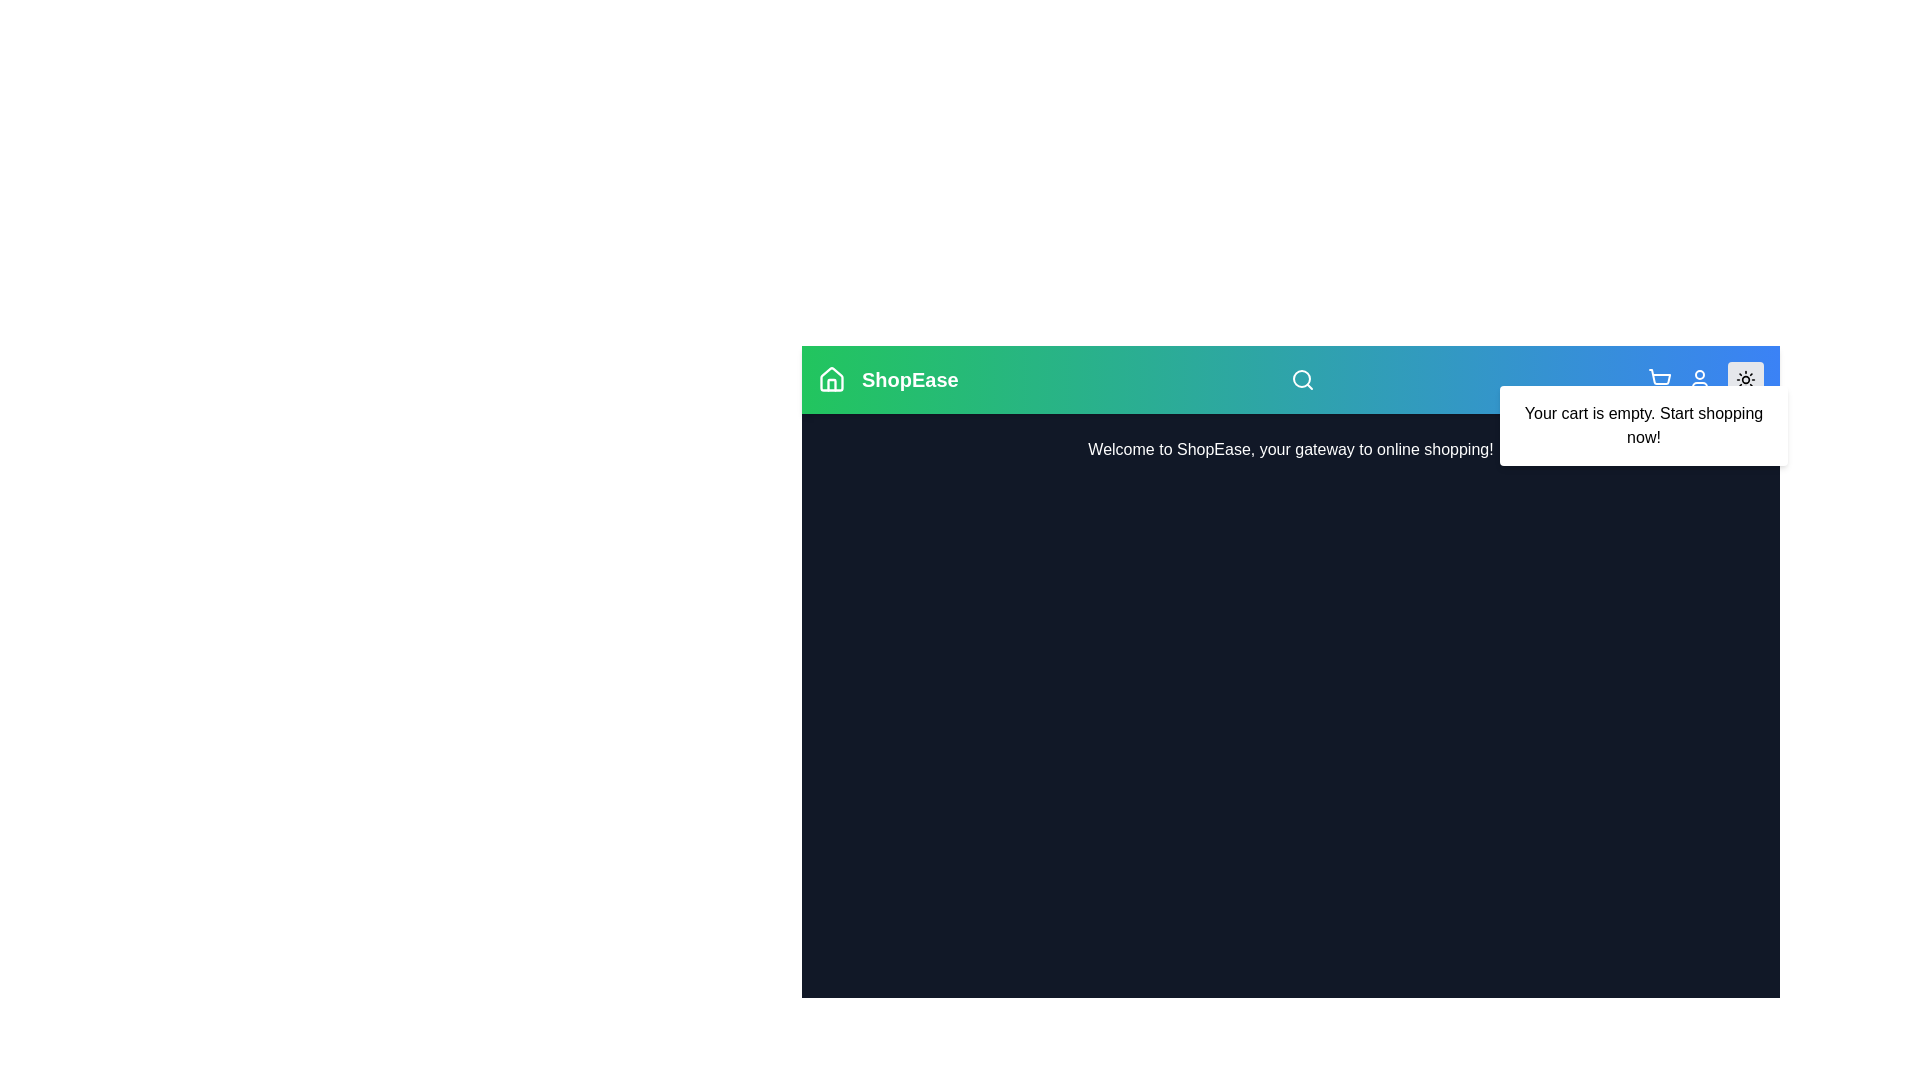 This screenshot has height=1080, width=1920. Describe the element at coordinates (1291, 450) in the screenshot. I see `the 'Welcome to ShopEase' text to select it` at that location.